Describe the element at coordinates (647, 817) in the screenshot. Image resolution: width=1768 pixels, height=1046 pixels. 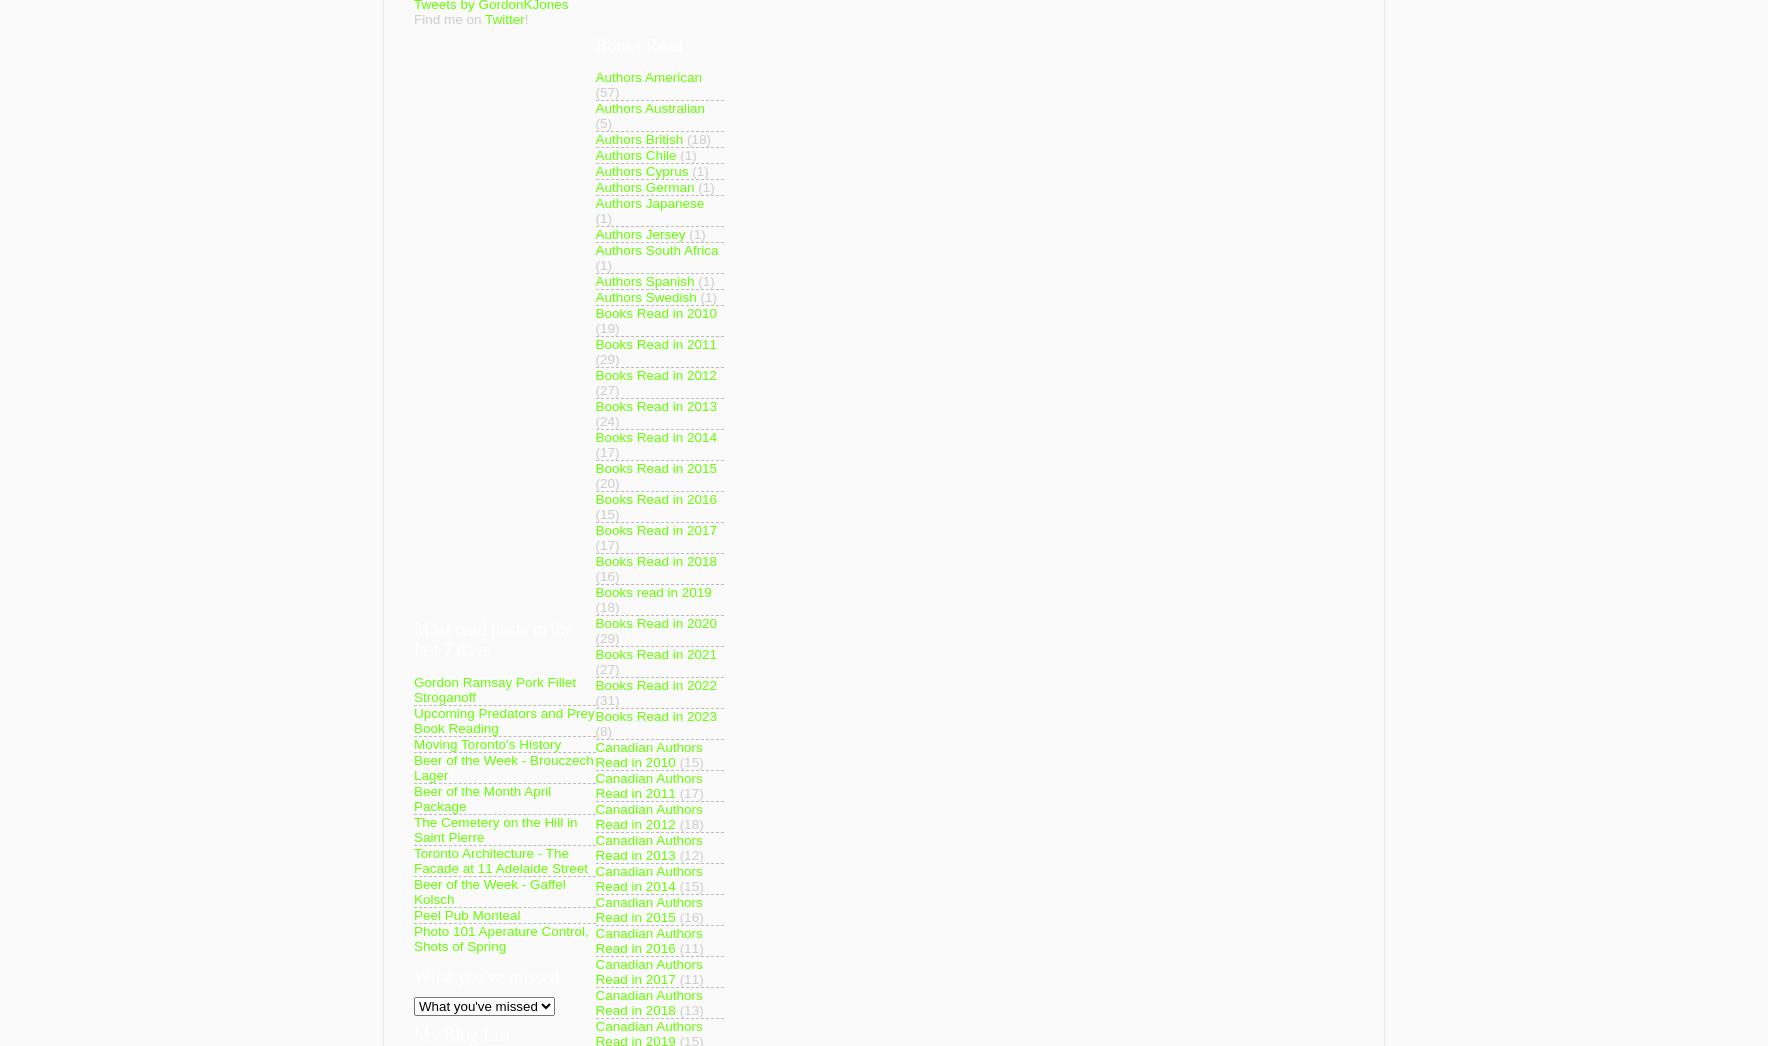
I see `'Canadian Authors Read in 2012'` at that location.